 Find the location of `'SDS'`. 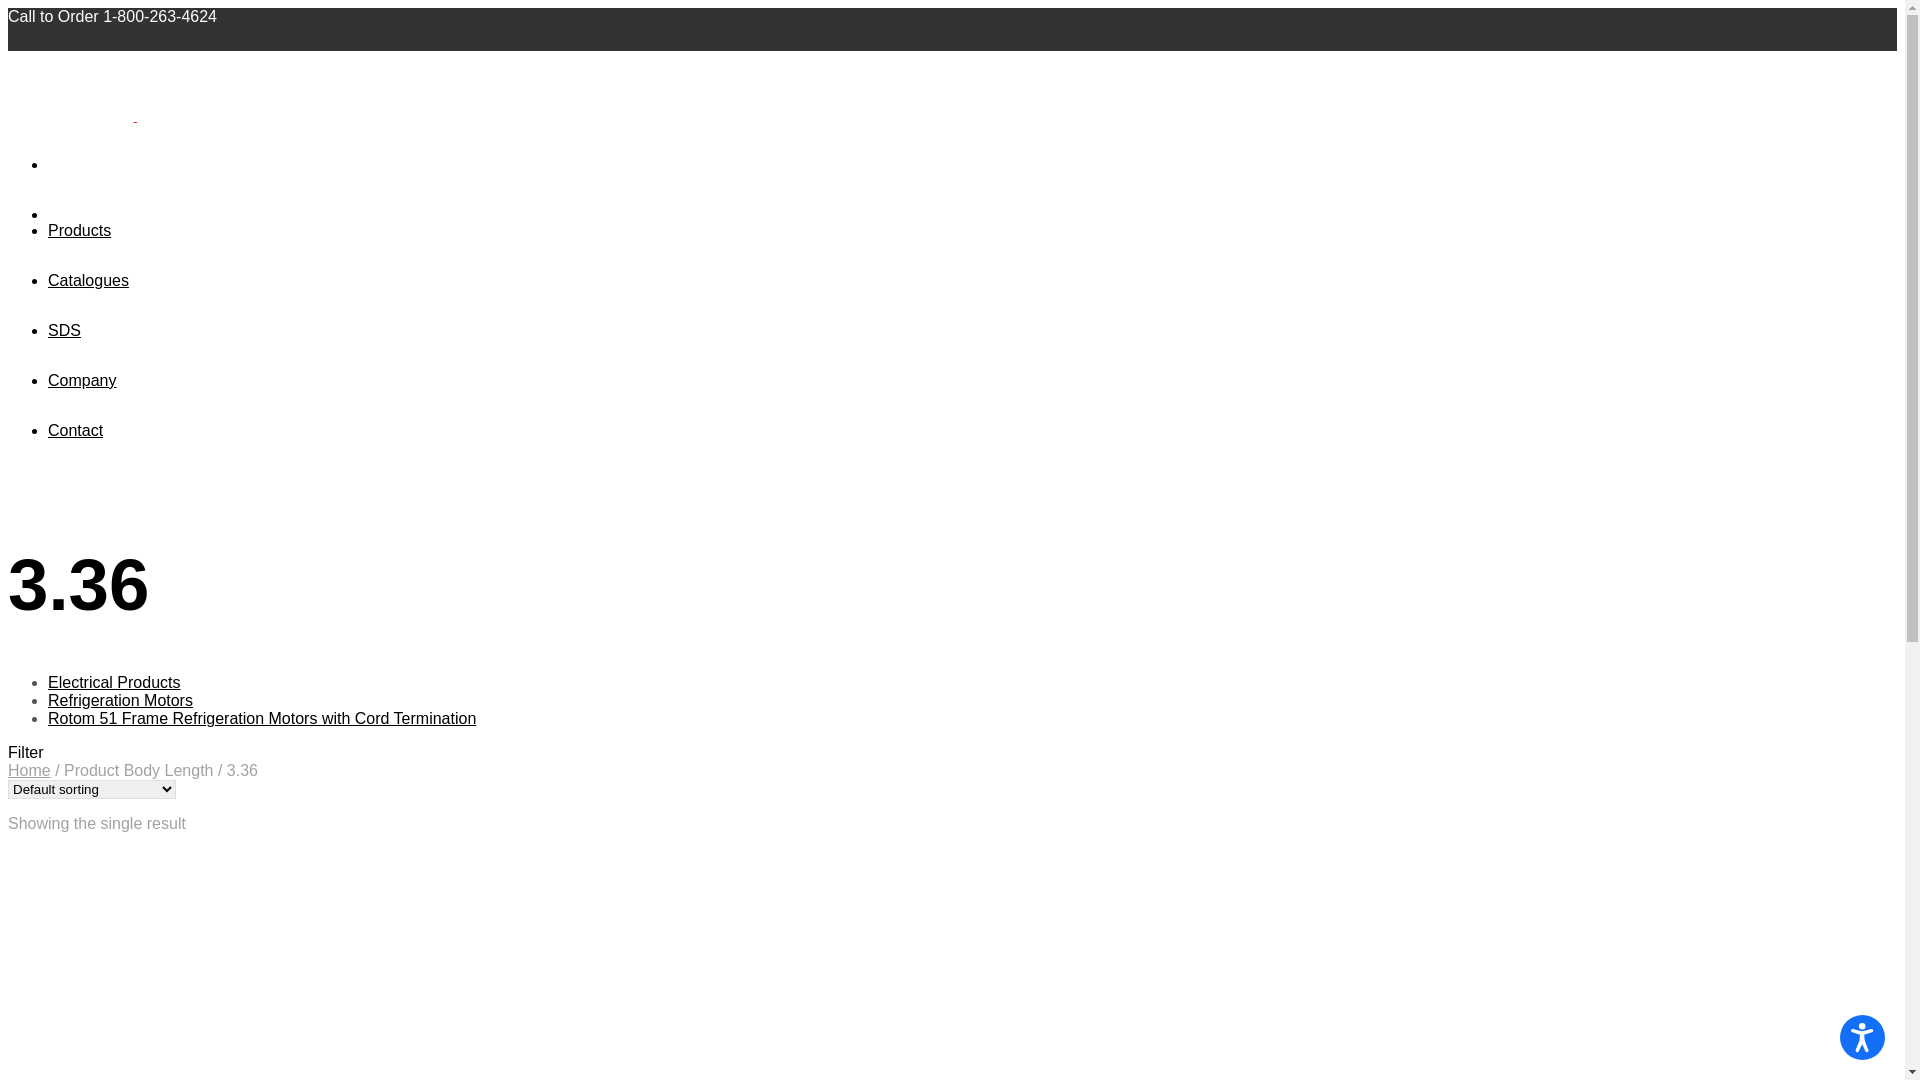

'SDS' is located at coordinates (64, 329).